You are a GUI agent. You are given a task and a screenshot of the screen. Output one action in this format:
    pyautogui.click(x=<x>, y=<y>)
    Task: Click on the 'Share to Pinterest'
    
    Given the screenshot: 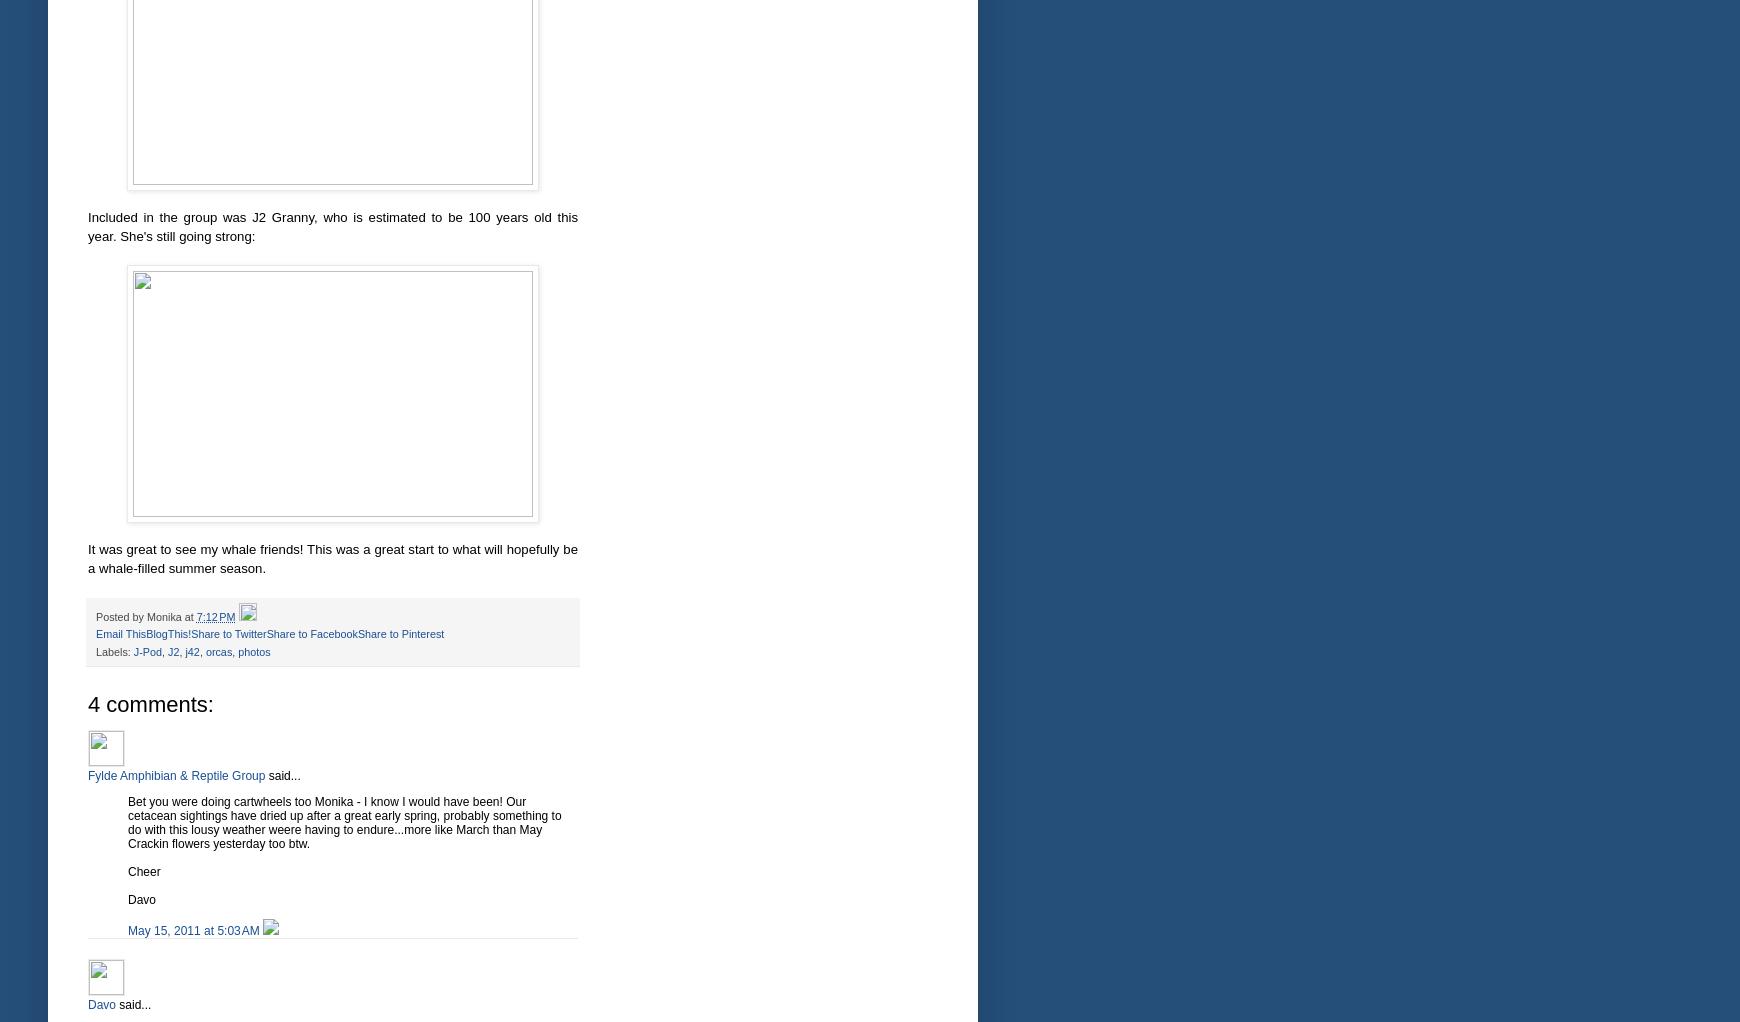 What is the action you would take?
    pyautogui.click(x=400, y=634)
    